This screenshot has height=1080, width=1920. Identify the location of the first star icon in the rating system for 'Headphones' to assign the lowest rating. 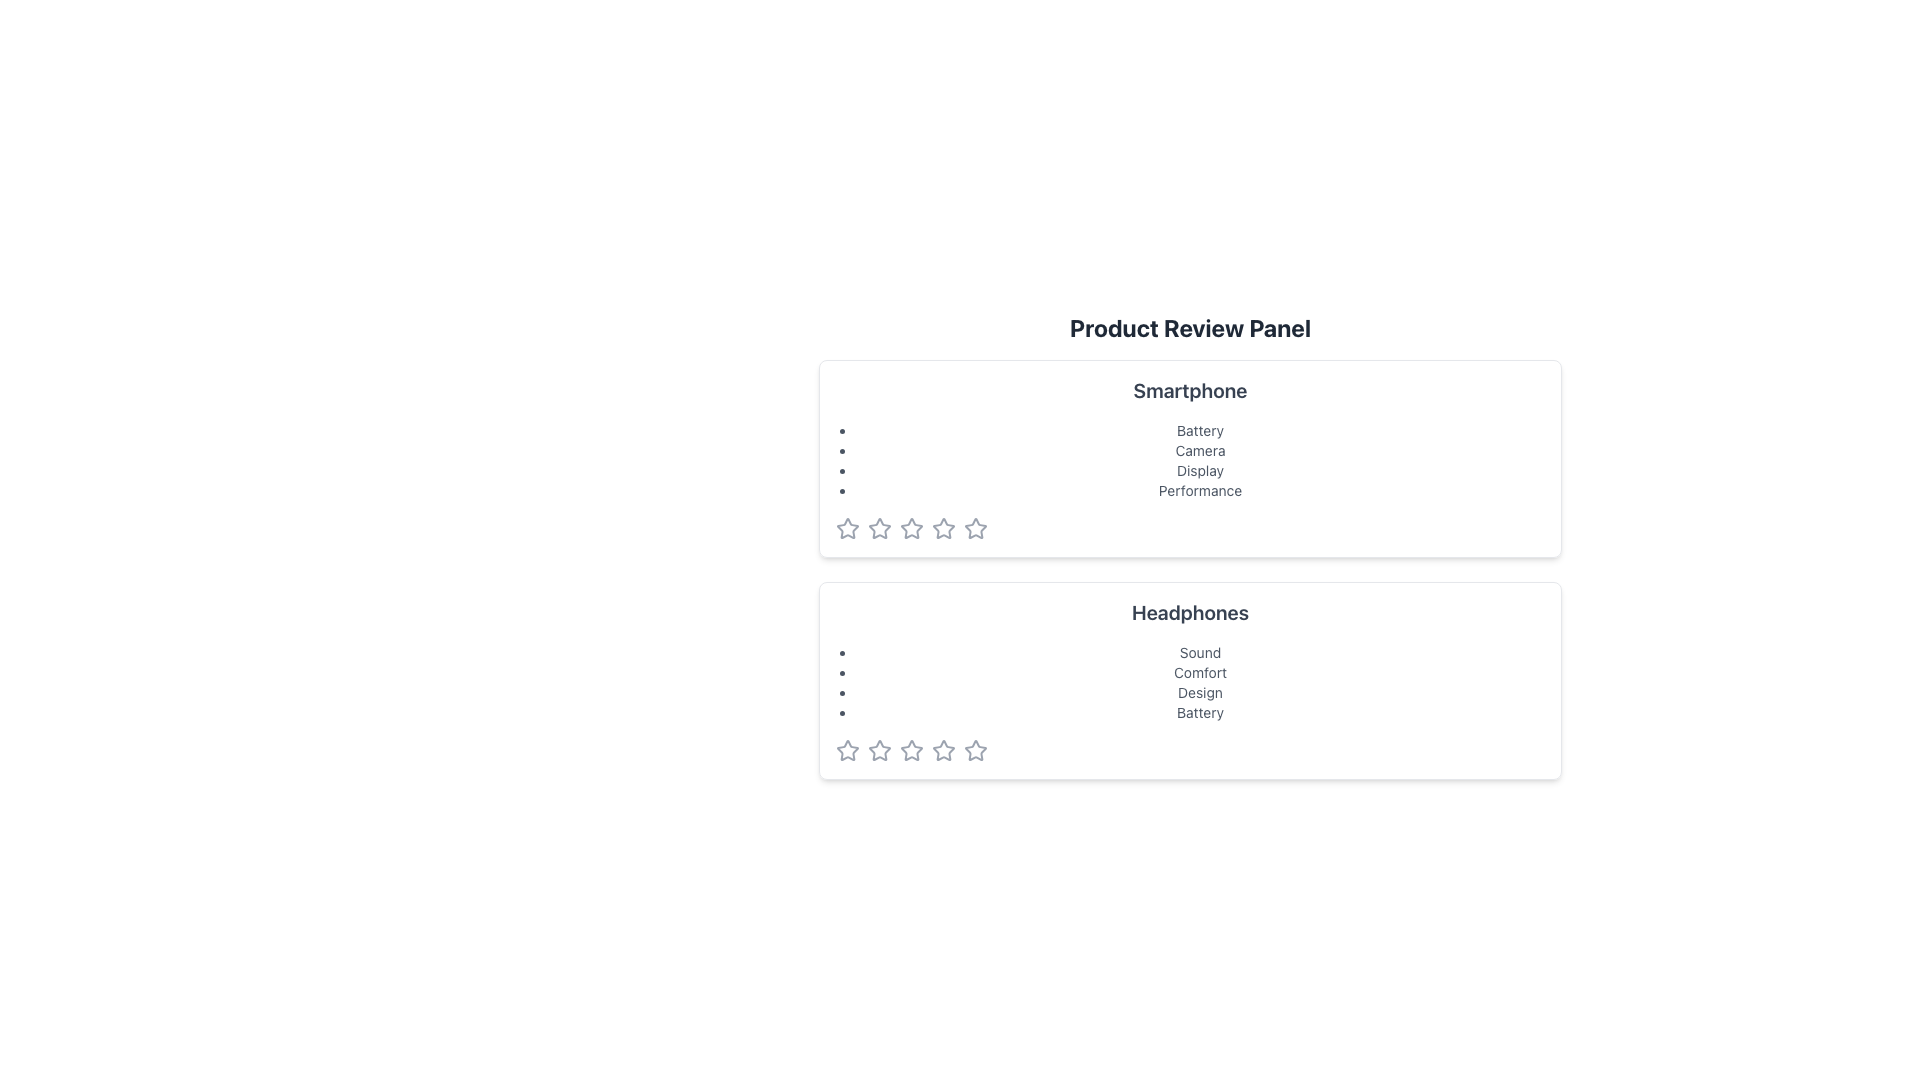
(848, 751).